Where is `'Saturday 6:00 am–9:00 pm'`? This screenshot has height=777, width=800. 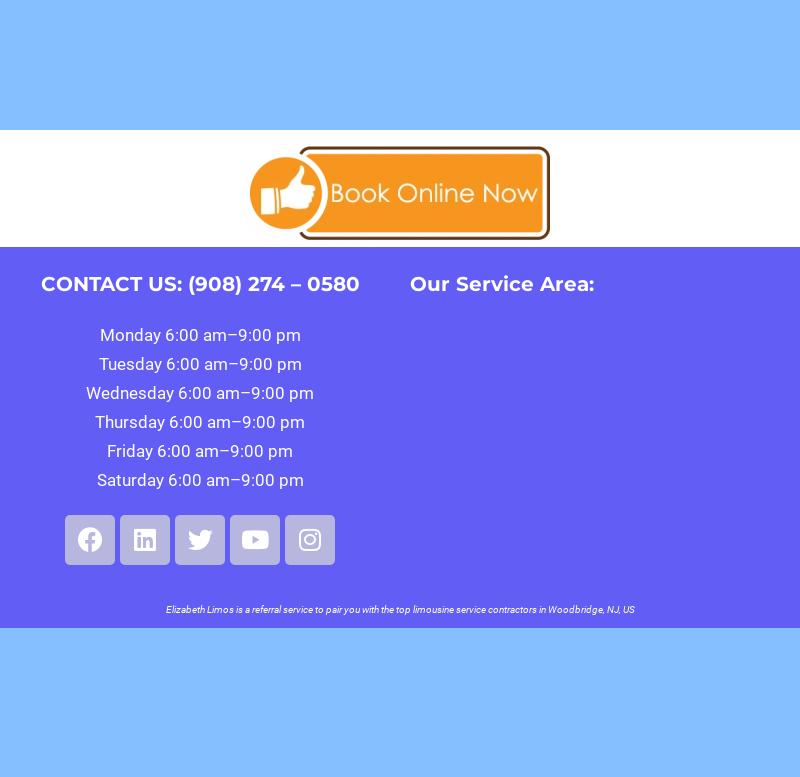
'Saturday 6:00 am–9:00 pm' is located at coordinates (198, 479).